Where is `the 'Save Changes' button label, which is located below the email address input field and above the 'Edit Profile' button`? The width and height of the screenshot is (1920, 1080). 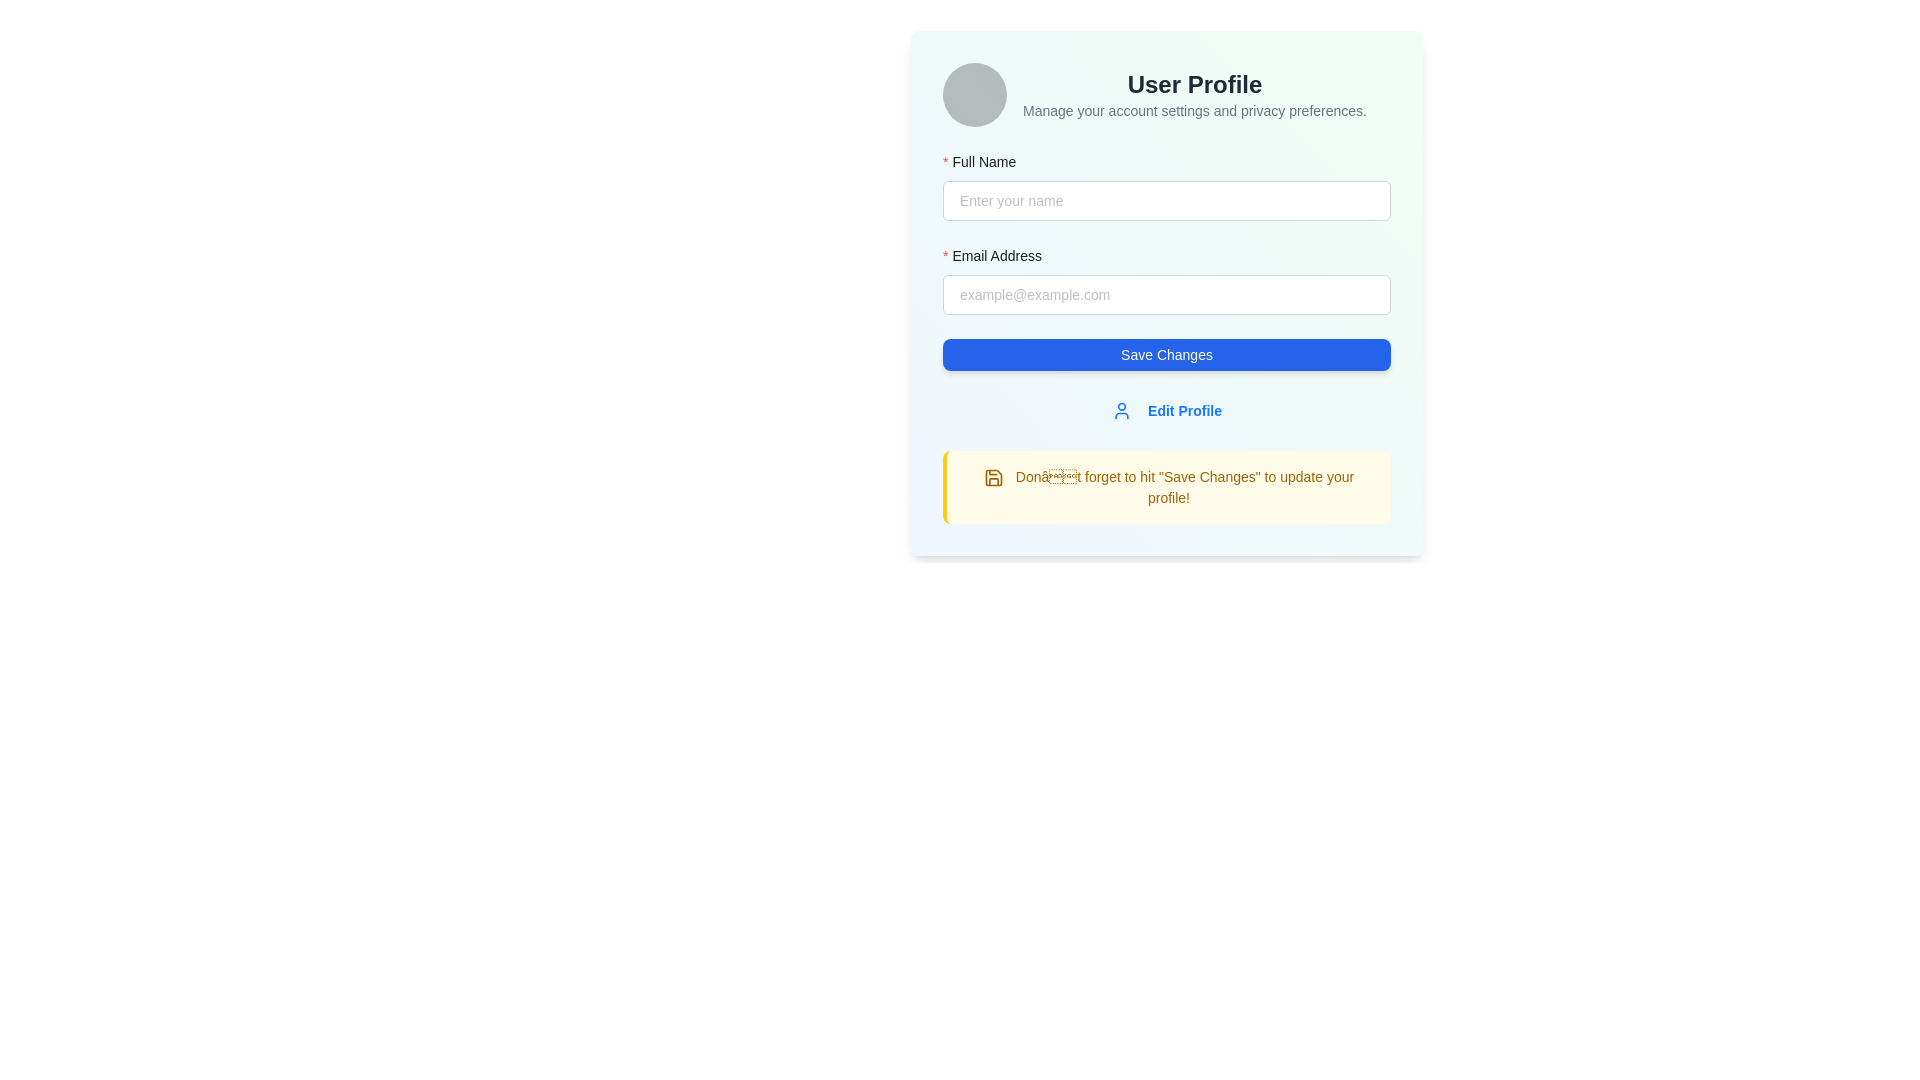 the 'Save Changes' button label, which is located below the email address input field and above the 'Edit Profile' button is located at coordinates (1166, 353).